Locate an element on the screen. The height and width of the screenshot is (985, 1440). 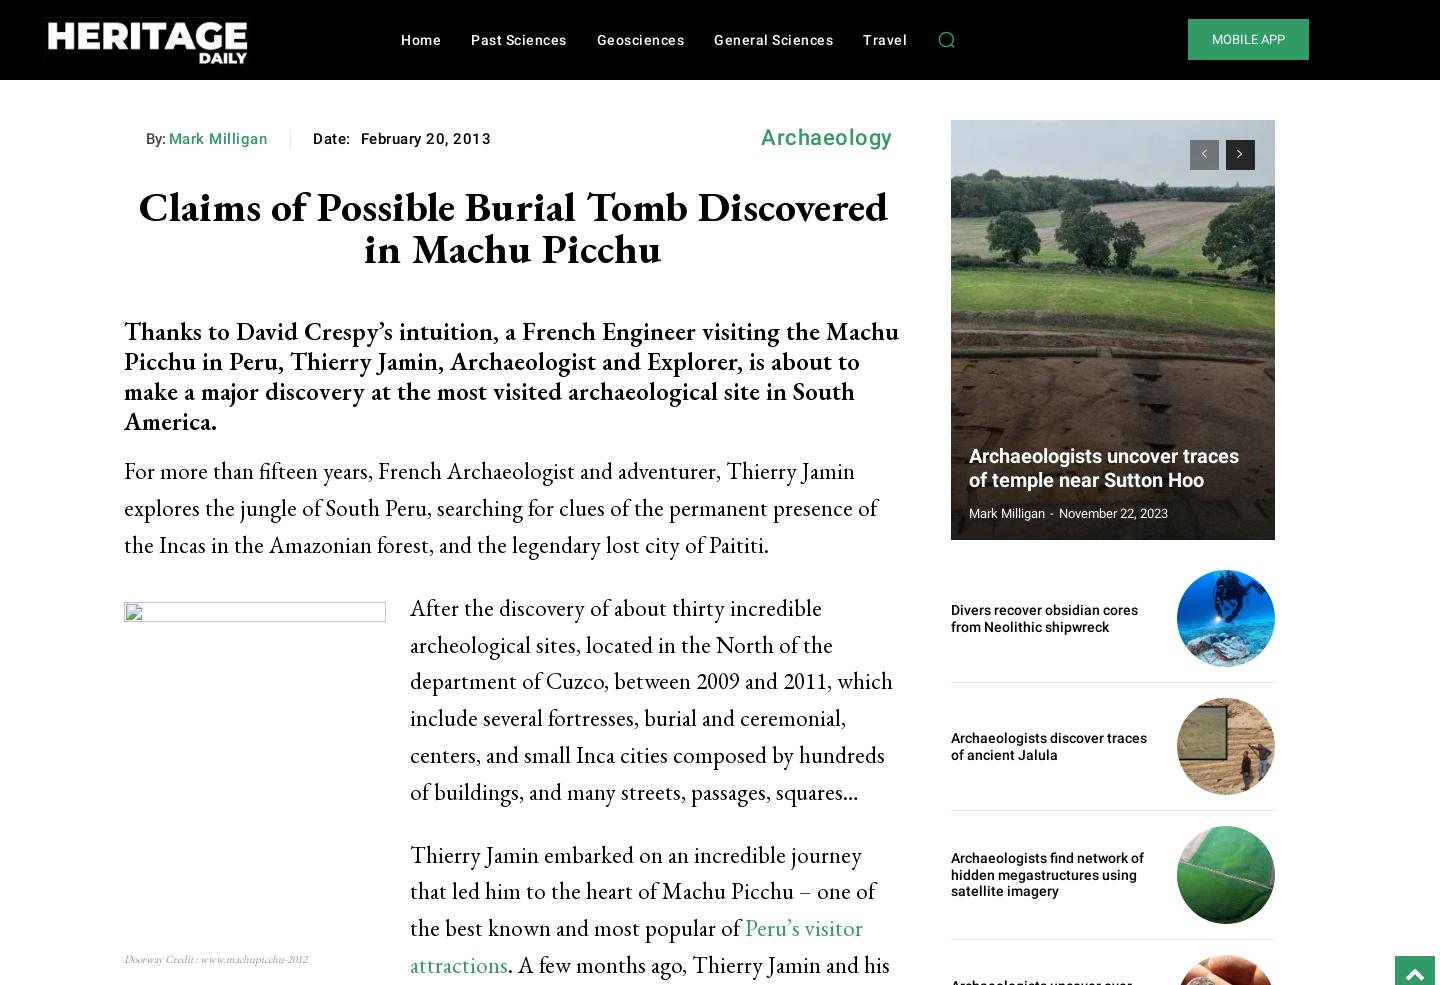
'Home' is located at coordinates (400, 38).